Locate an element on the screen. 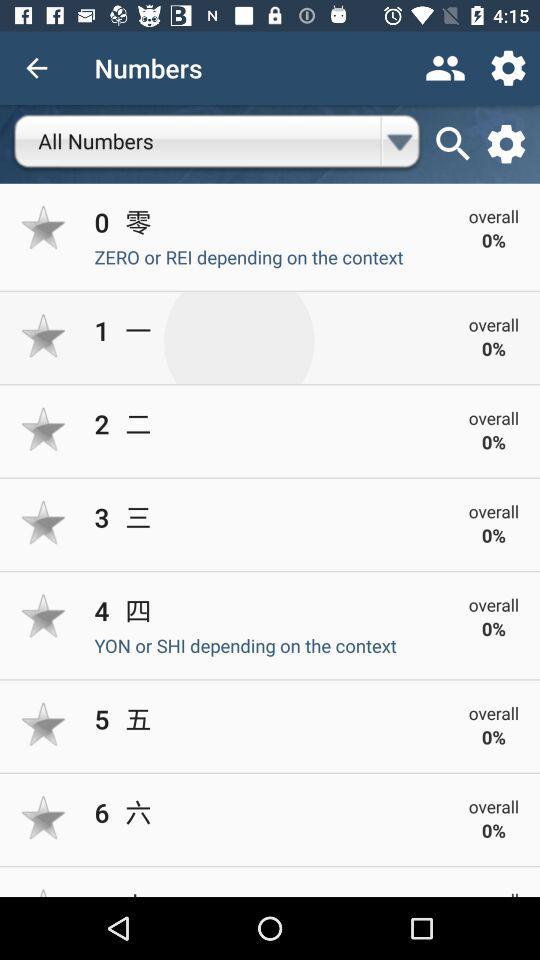  the star icon in front of numeric 4 is located at coordinates (44, 615).